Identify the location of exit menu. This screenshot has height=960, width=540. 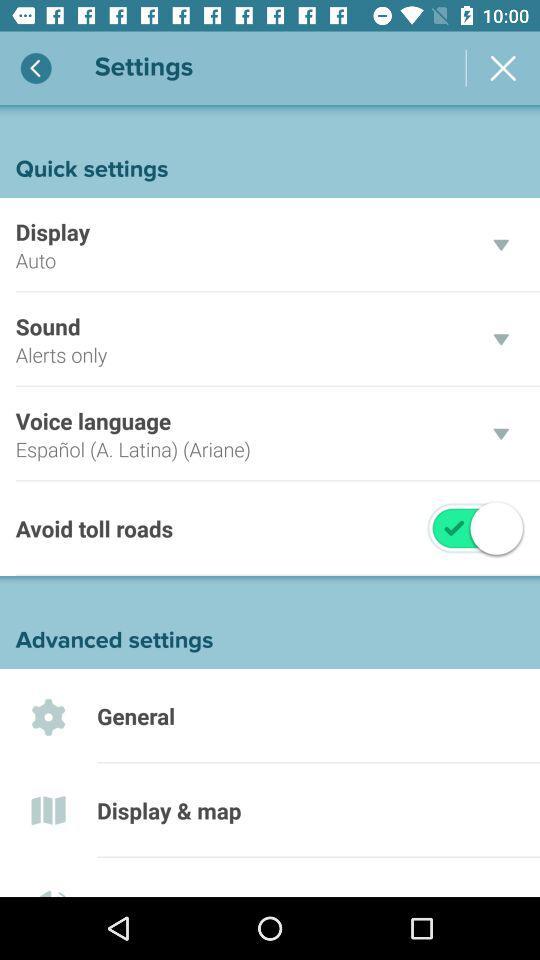
(502, 68).